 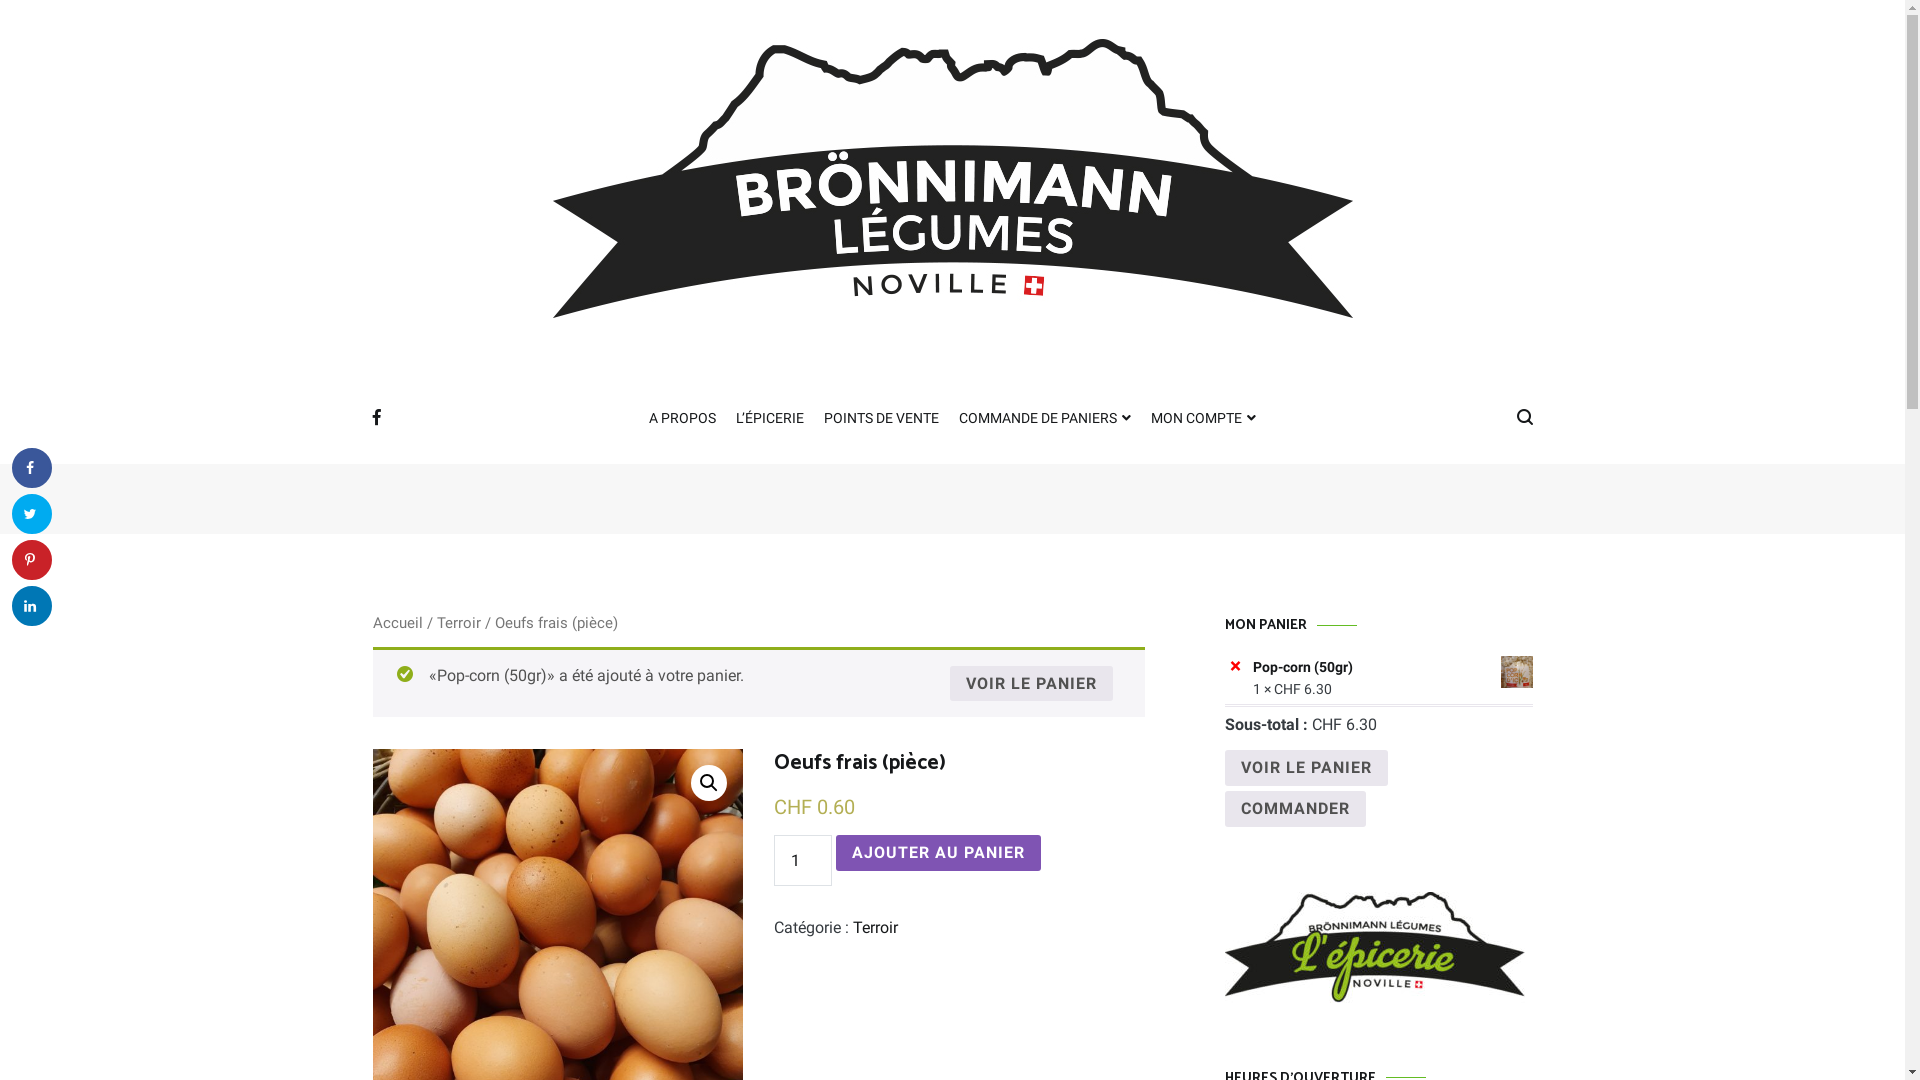 I want to click on 'A PROPOS', so click(x=682, y=418).